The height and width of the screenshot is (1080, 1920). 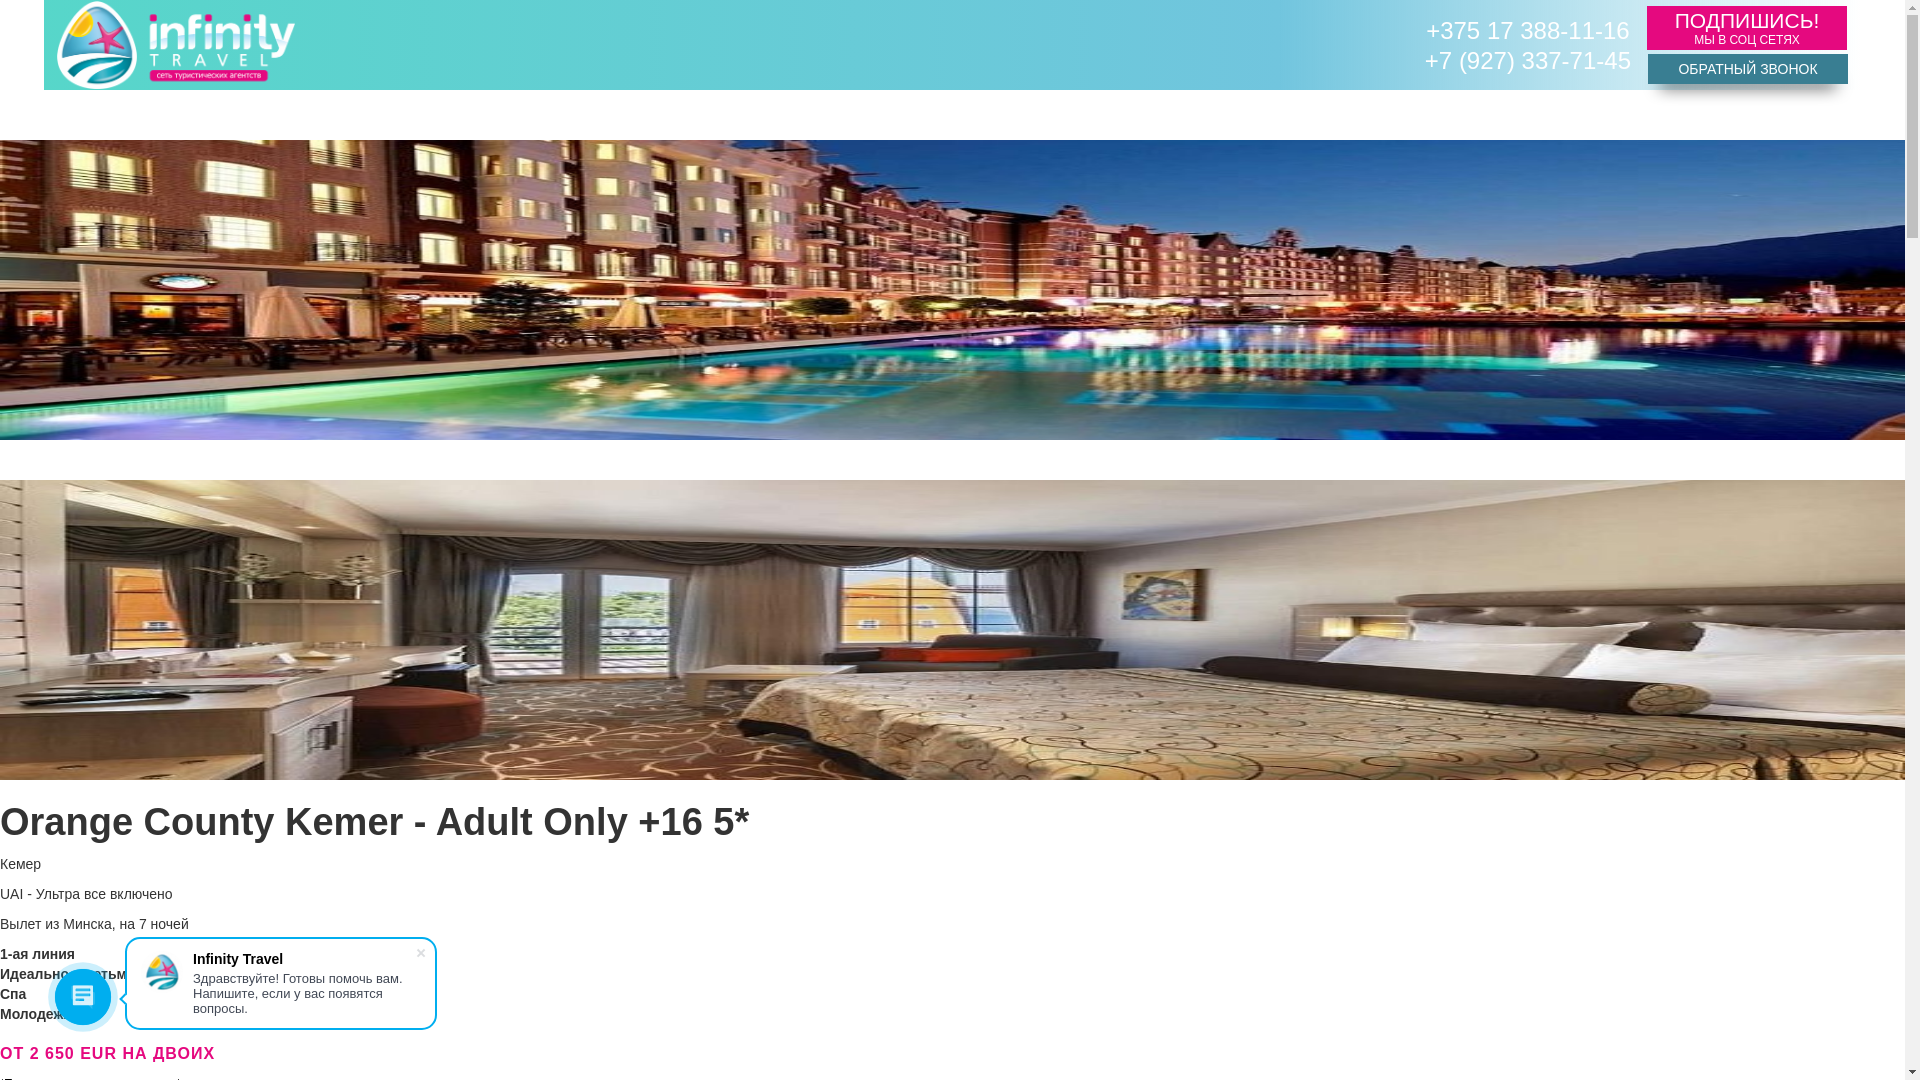 What do you see at coordinates (1526, 30) in the screenshot?
I see `'+375 17 388-11-16'` at bounding box center [1526, 30].